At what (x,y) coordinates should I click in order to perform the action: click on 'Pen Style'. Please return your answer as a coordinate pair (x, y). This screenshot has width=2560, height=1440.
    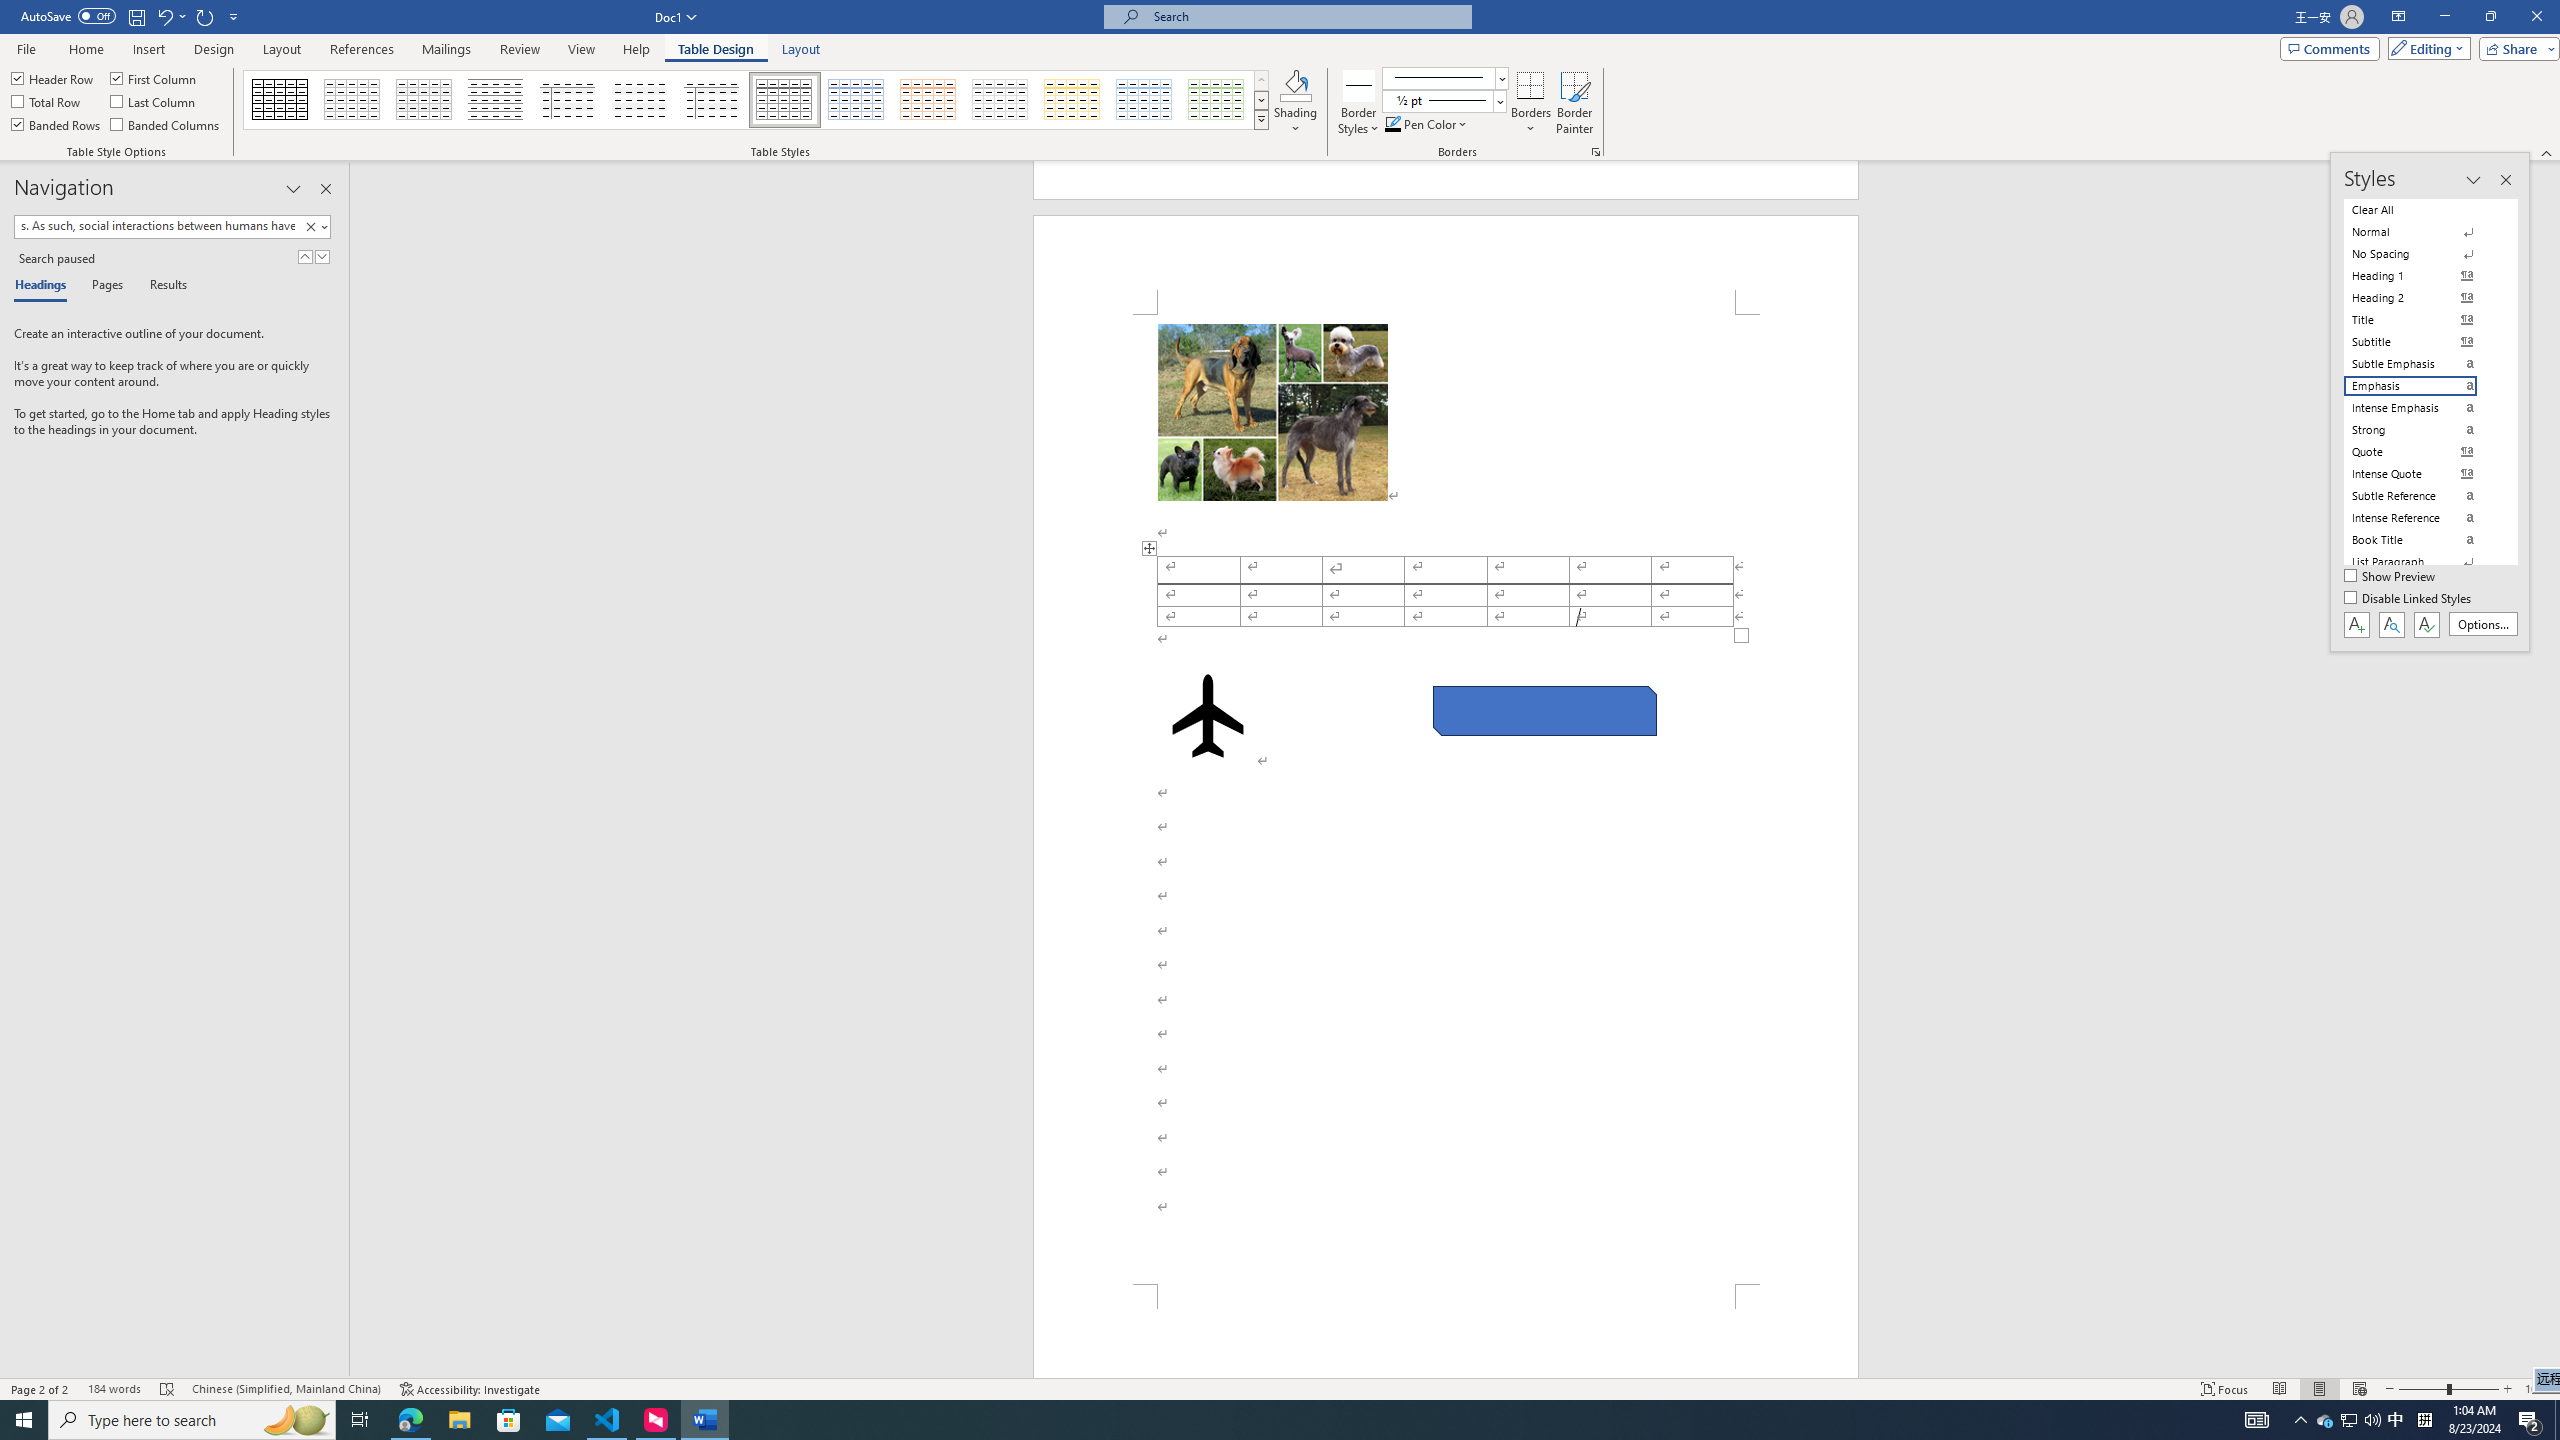
    Looking at the image, I should click on (1444, 77).